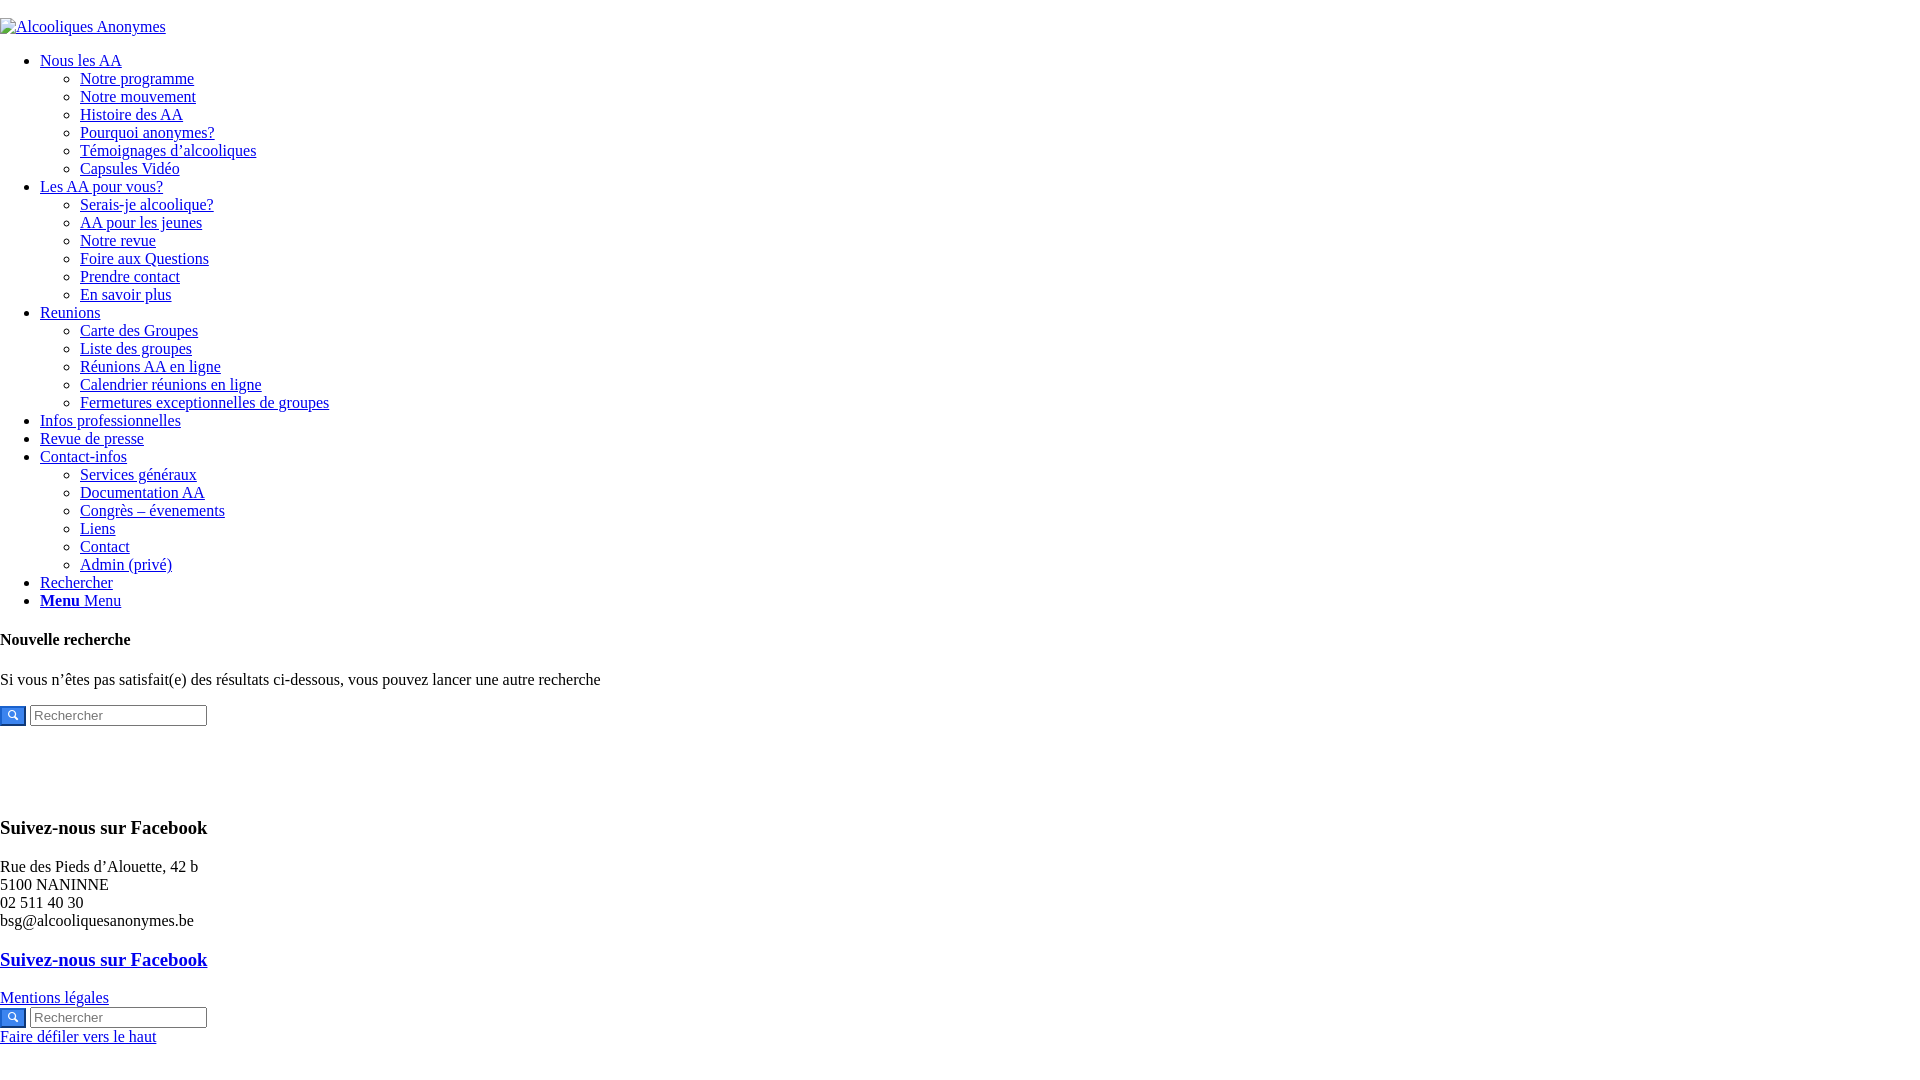 This screenshot has height=1080, width=1920. Describe the element at coordinates (80, 599) in the screenshot. I see `'Menu Menu'` at that location.